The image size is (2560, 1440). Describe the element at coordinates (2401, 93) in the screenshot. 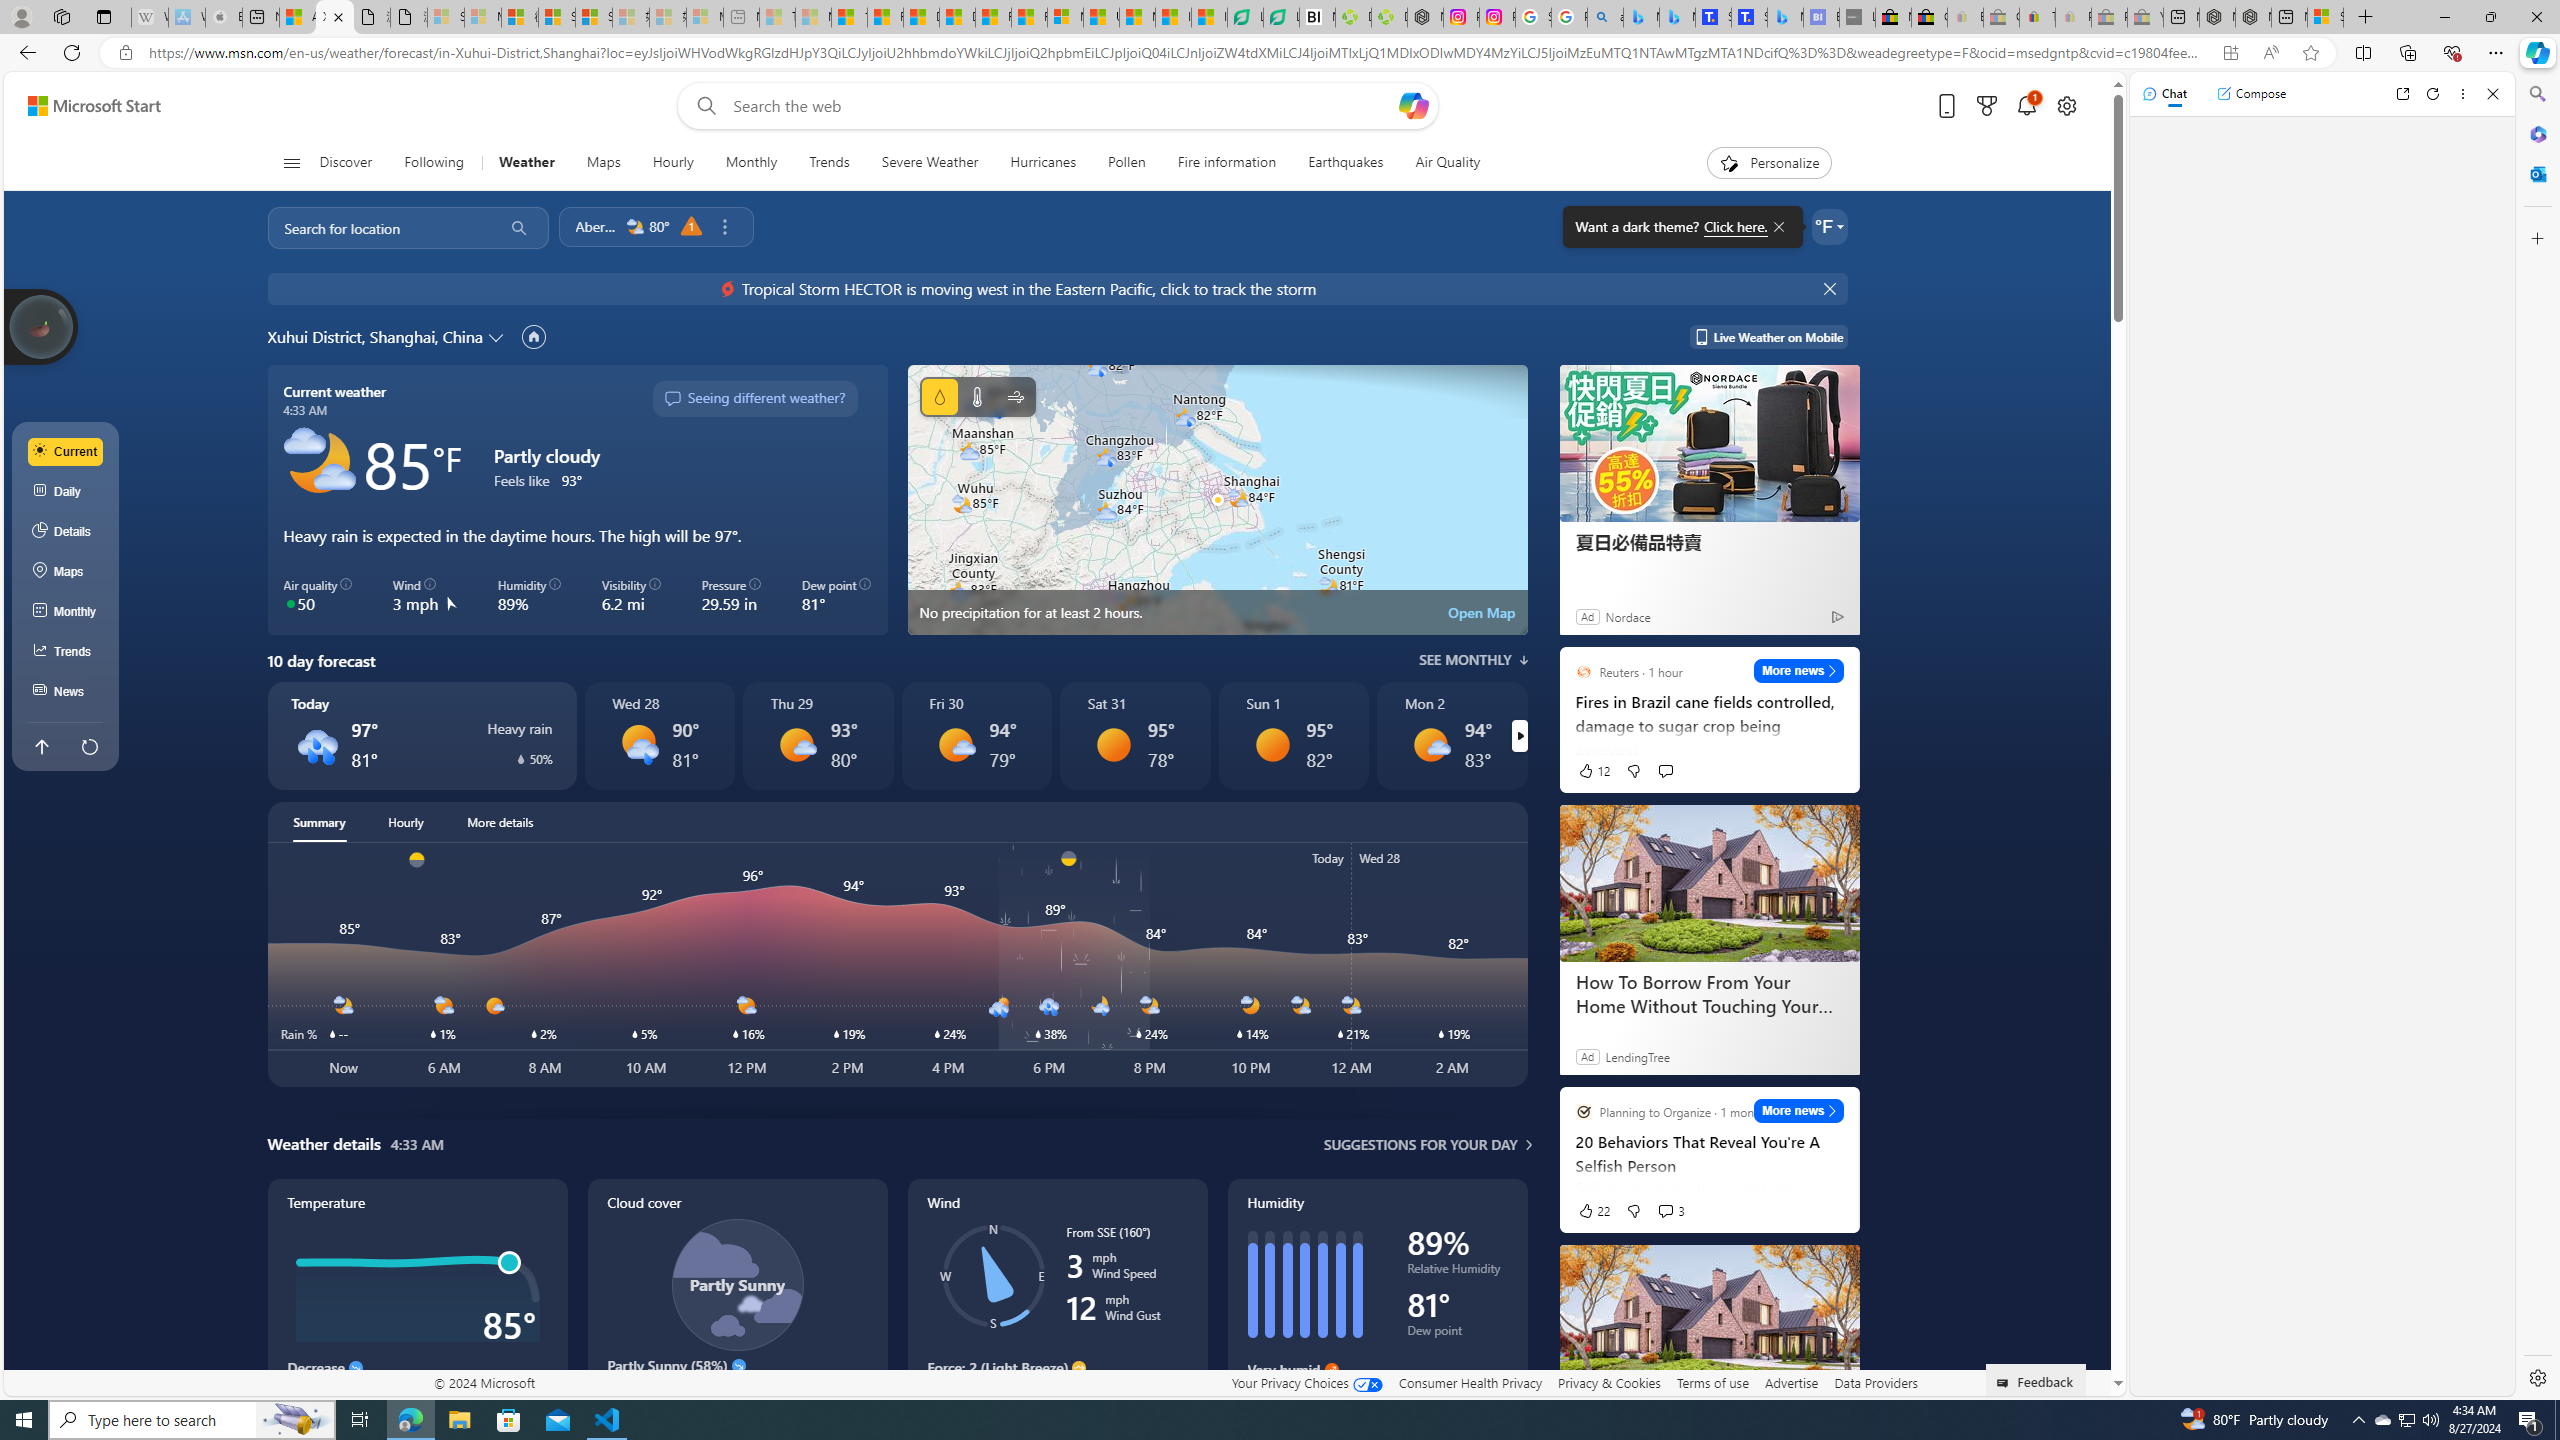

I see `'Open link in new tab'` at that location.